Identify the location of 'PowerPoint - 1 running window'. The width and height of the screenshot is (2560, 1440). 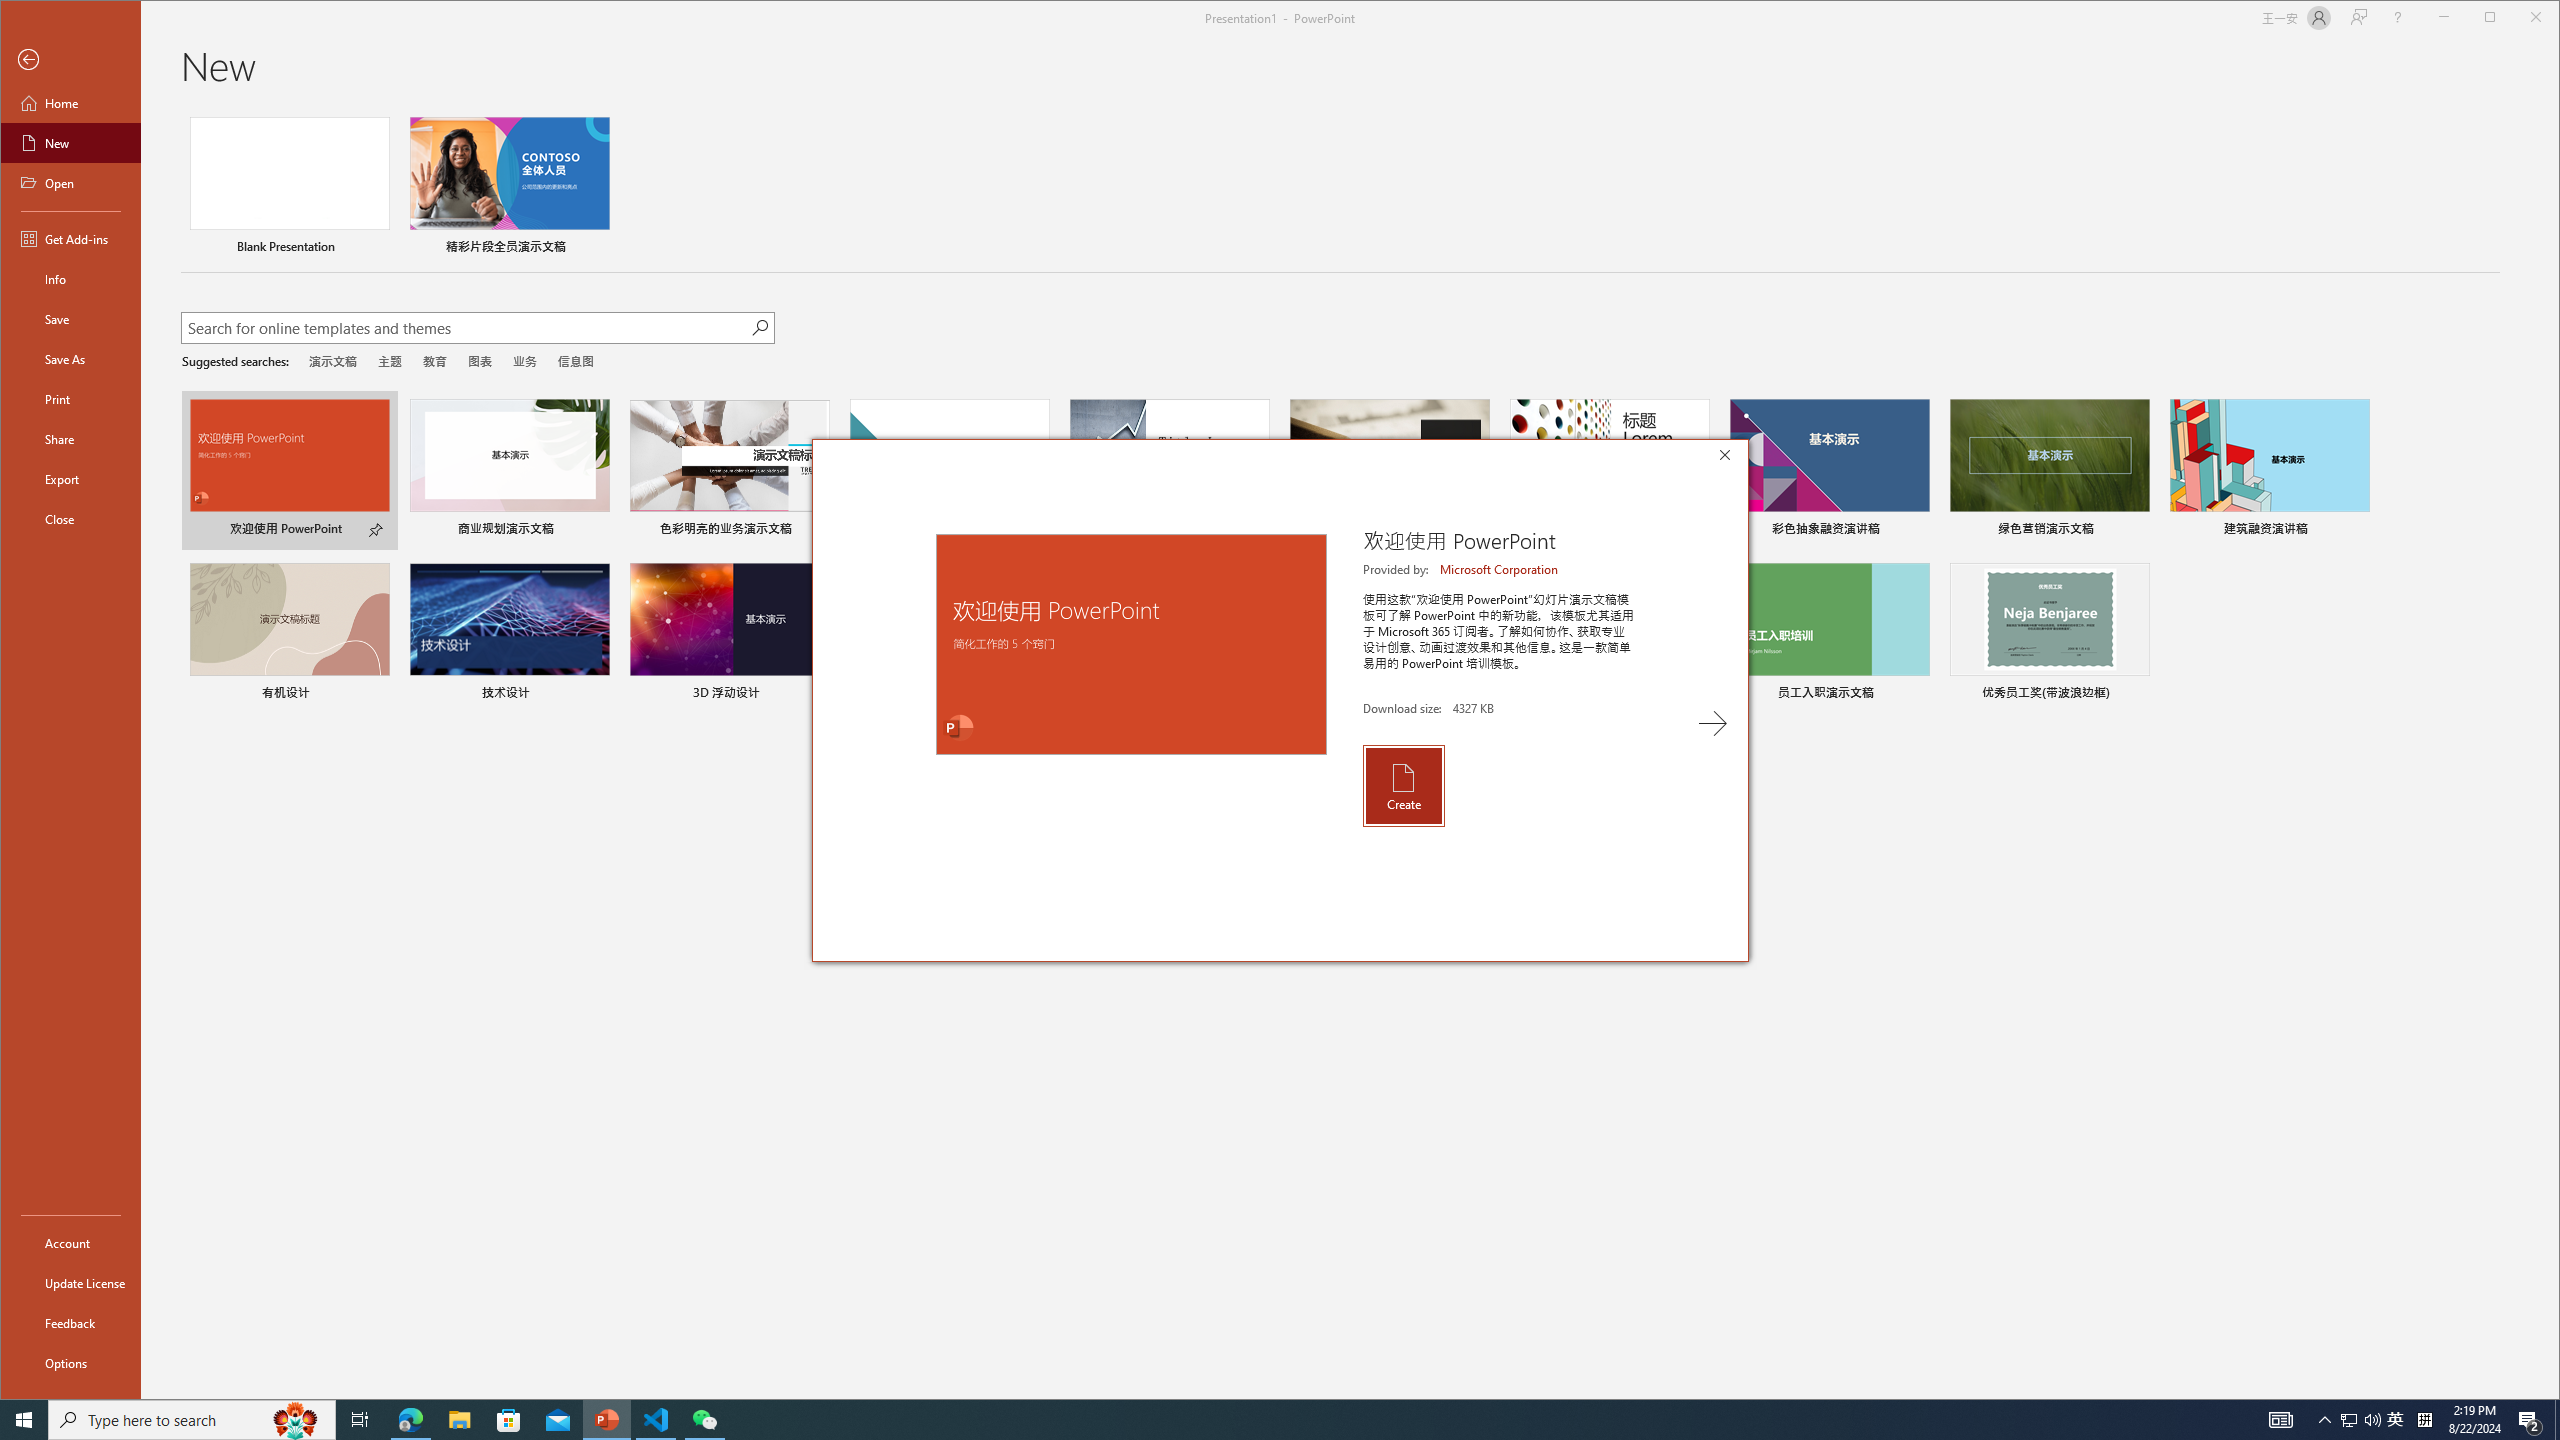
(607, 1418).